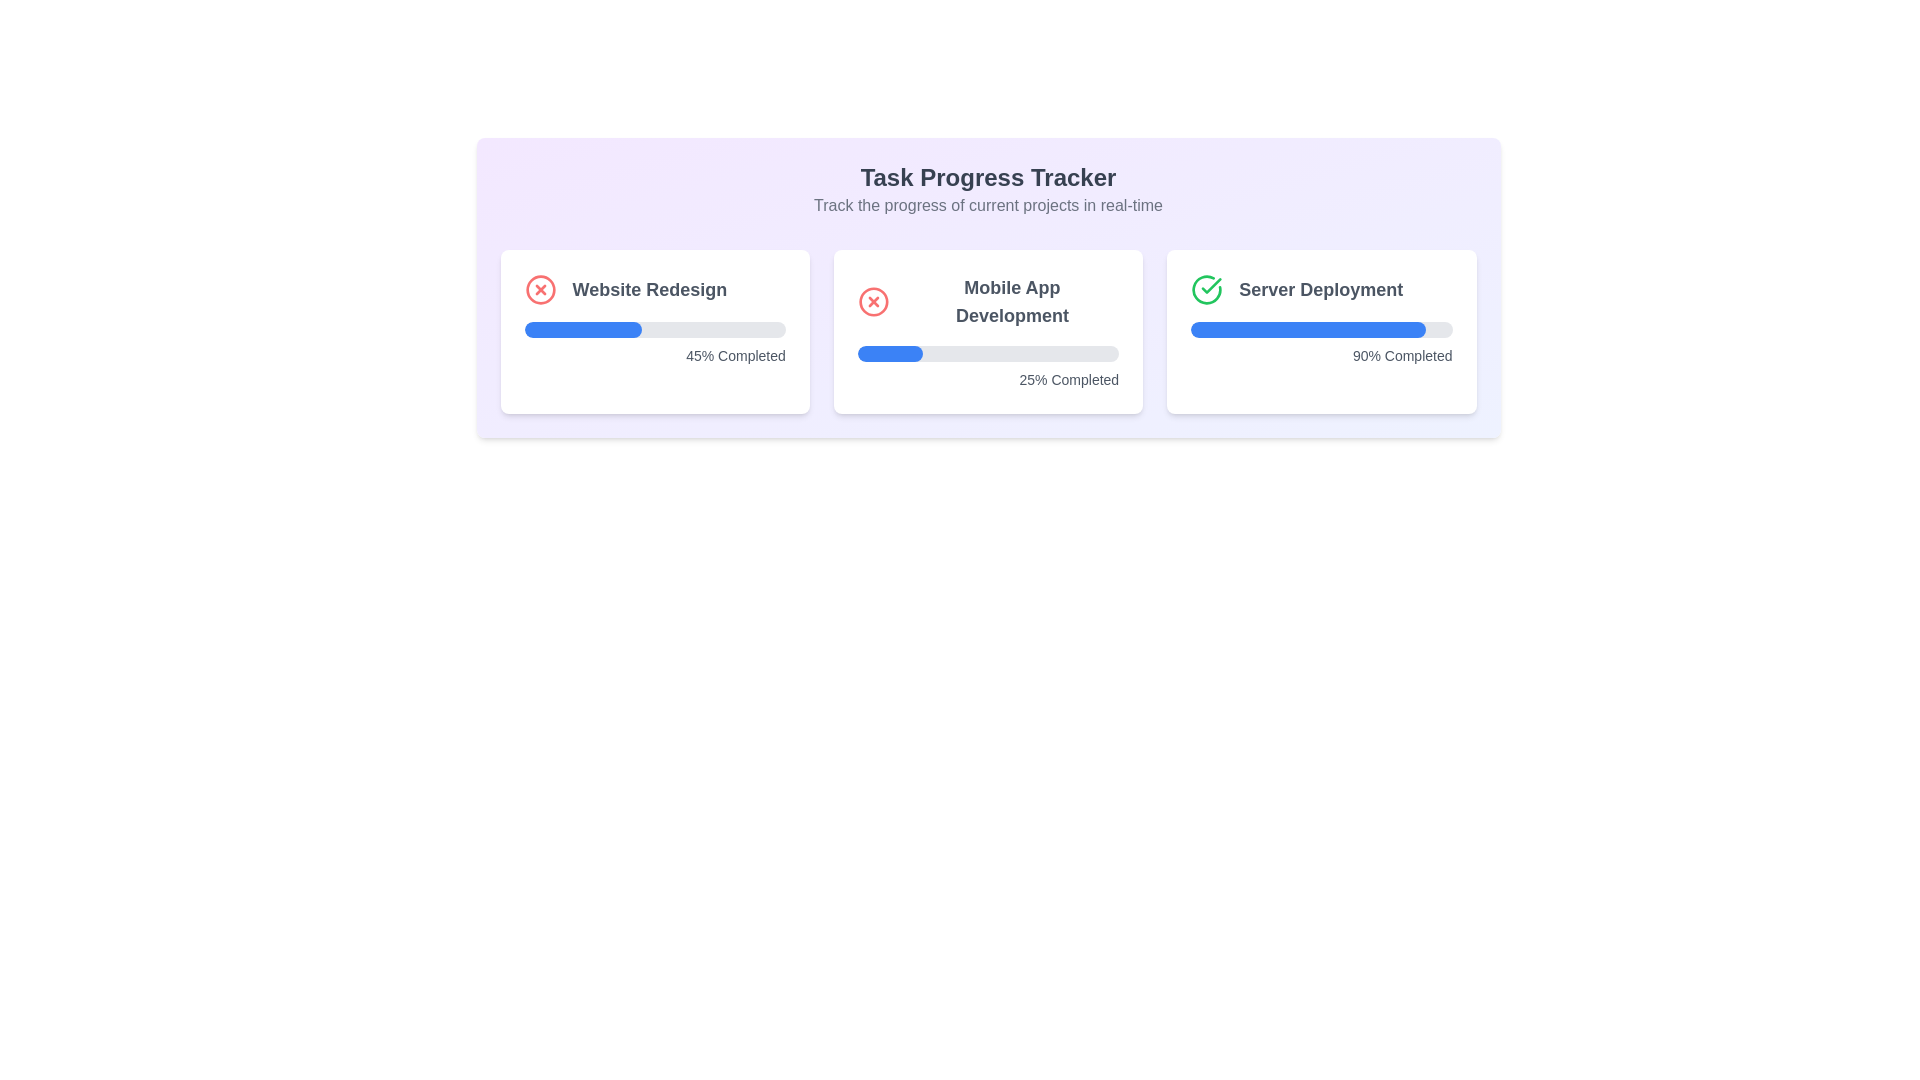 This screenshot has width=1920, height=1080. I want to click on the horizontal progress bar located within the 'Server Deployment' card, which has a gray background and a filled blue section representing 90% completion, so click(1321, 329).